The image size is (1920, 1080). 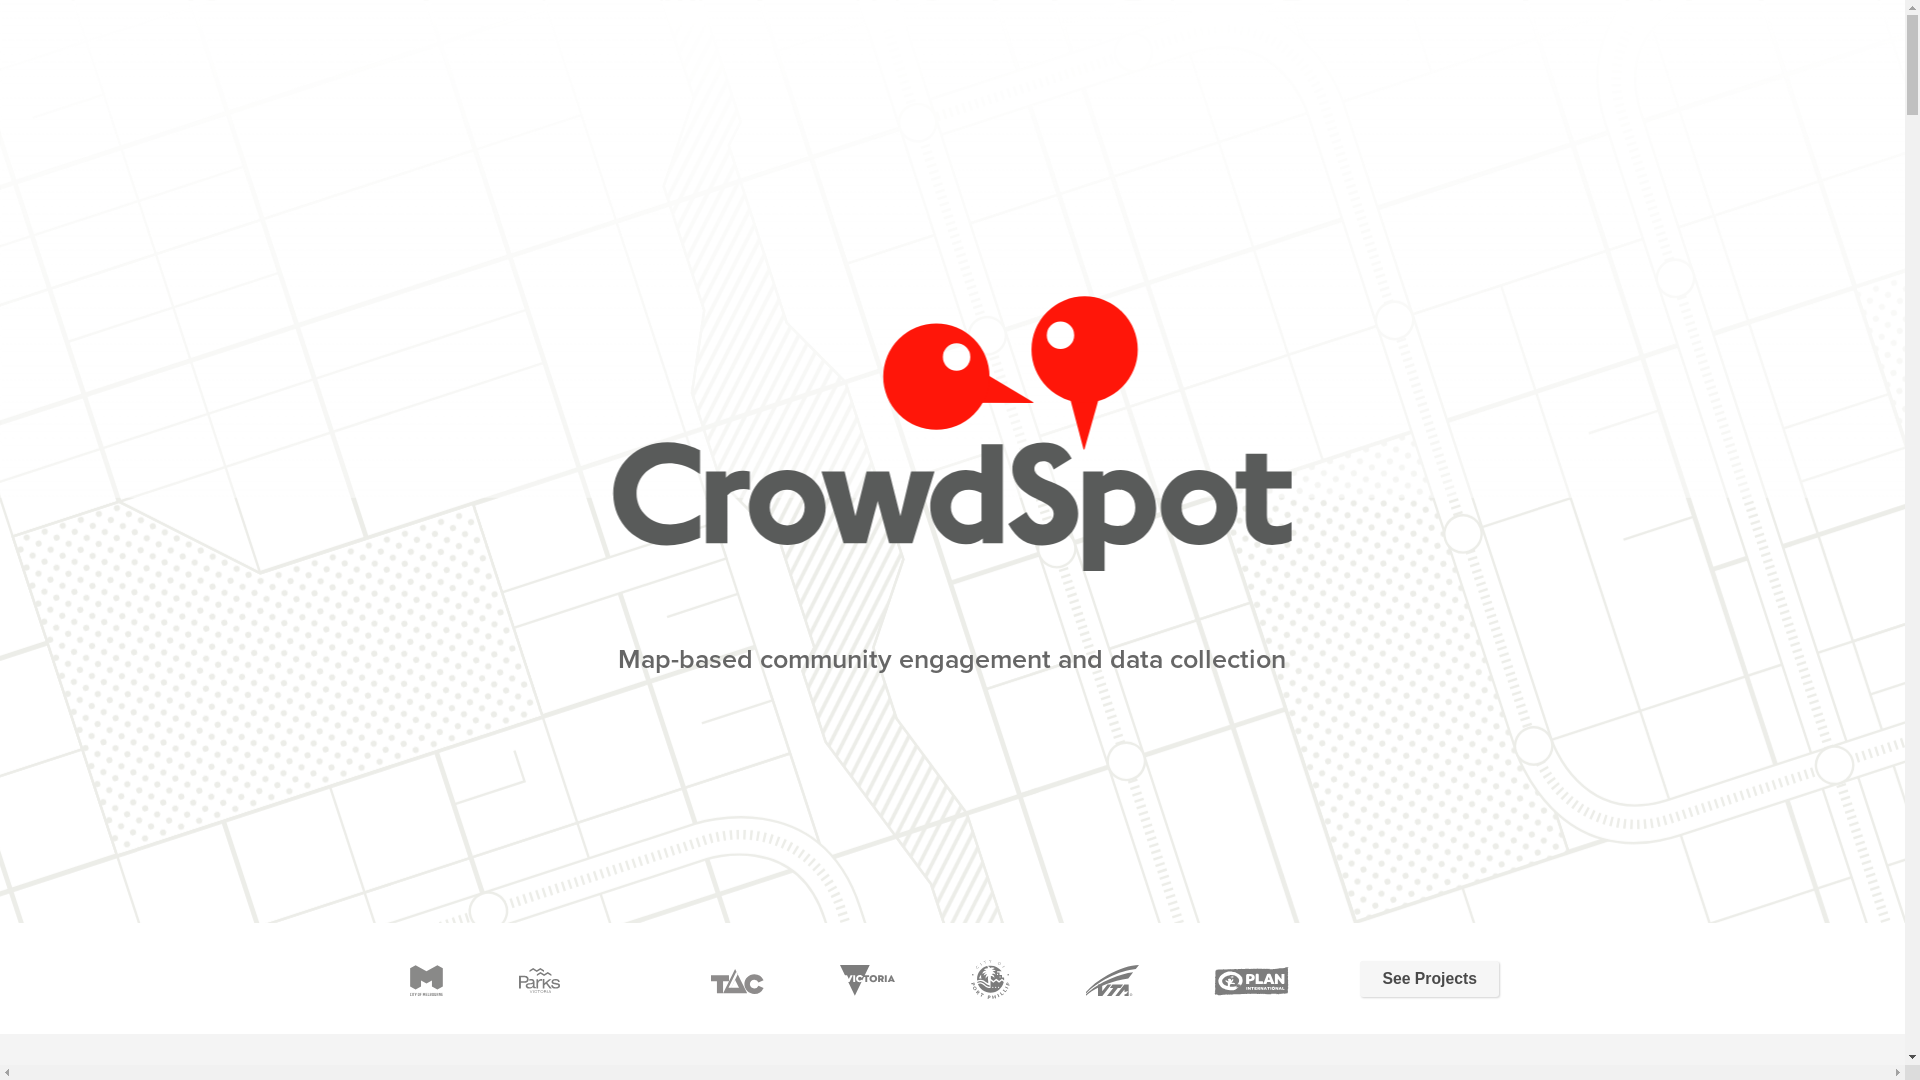 I want to click on 'See Projects', so click(x=1428, y=978).